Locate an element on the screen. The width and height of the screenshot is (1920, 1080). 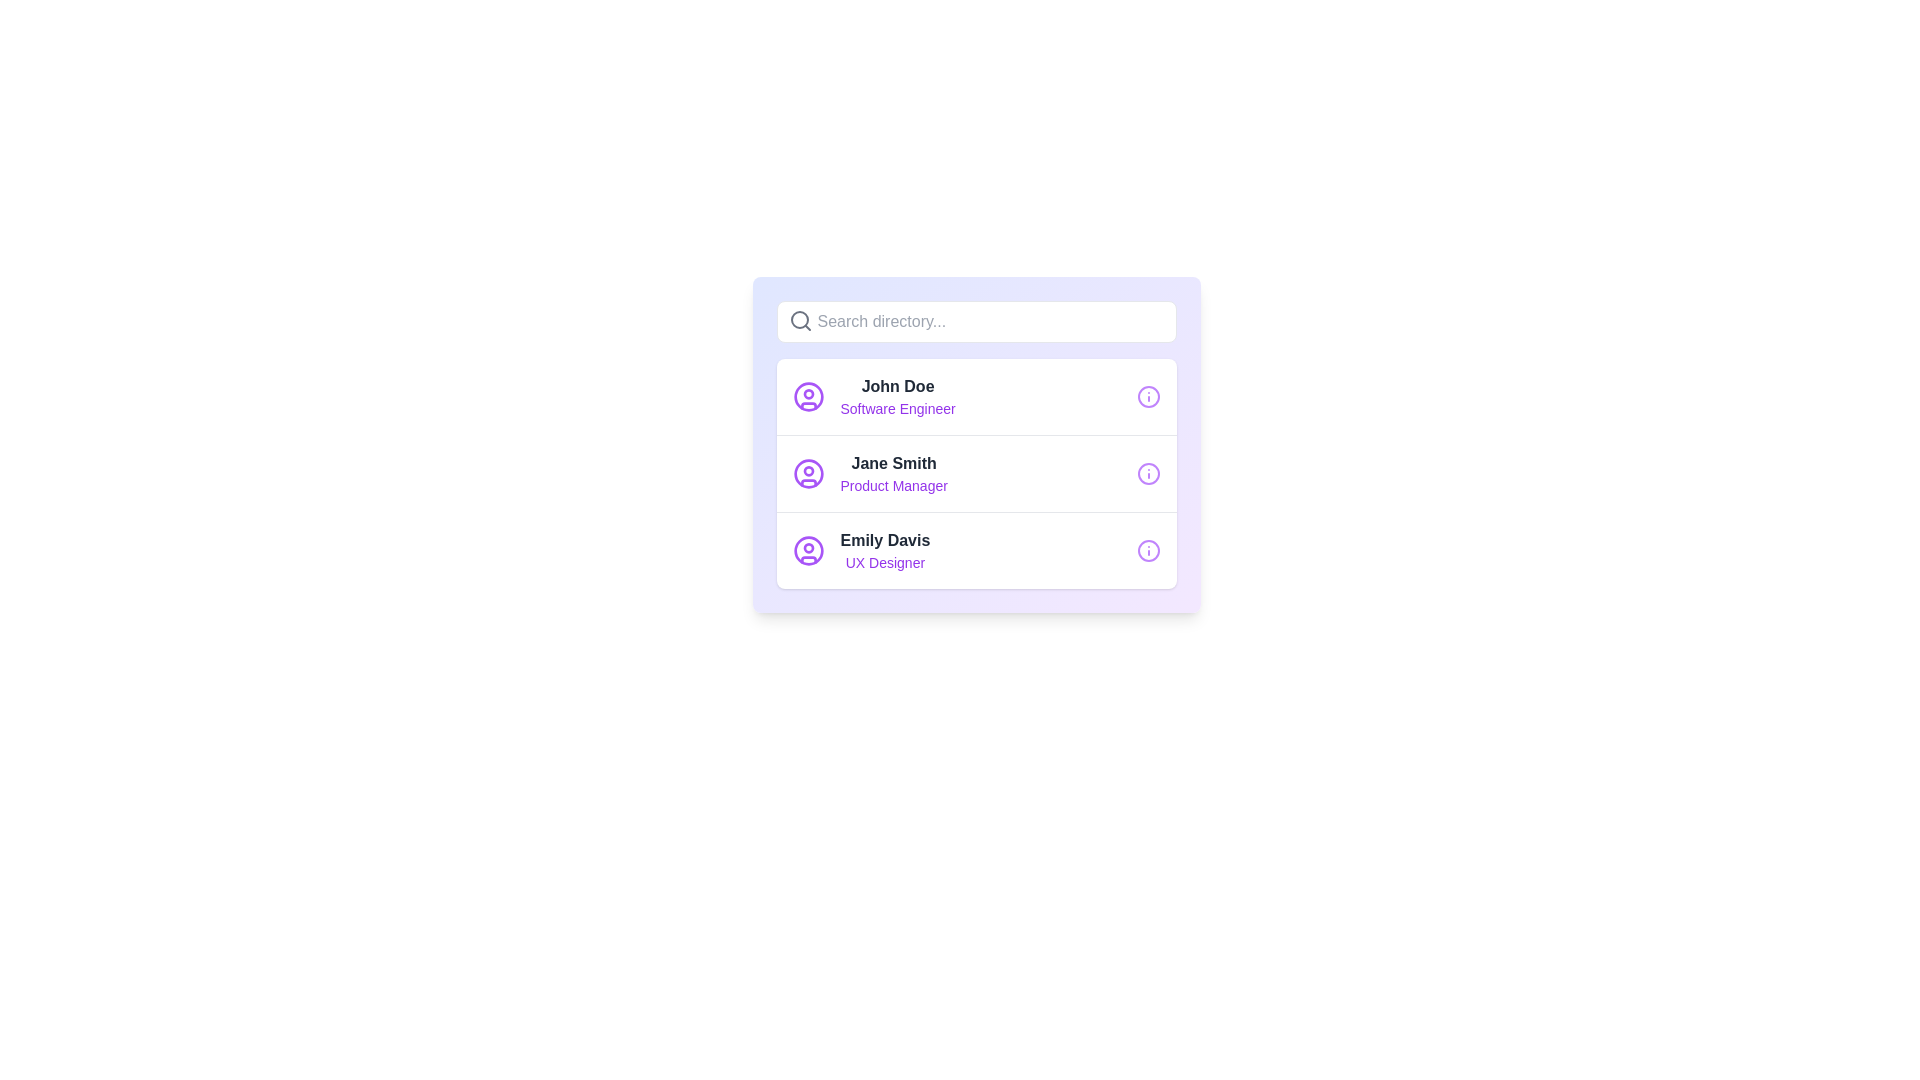
the icon representing 'Jane Smith' is located at coordinates (808, 474).